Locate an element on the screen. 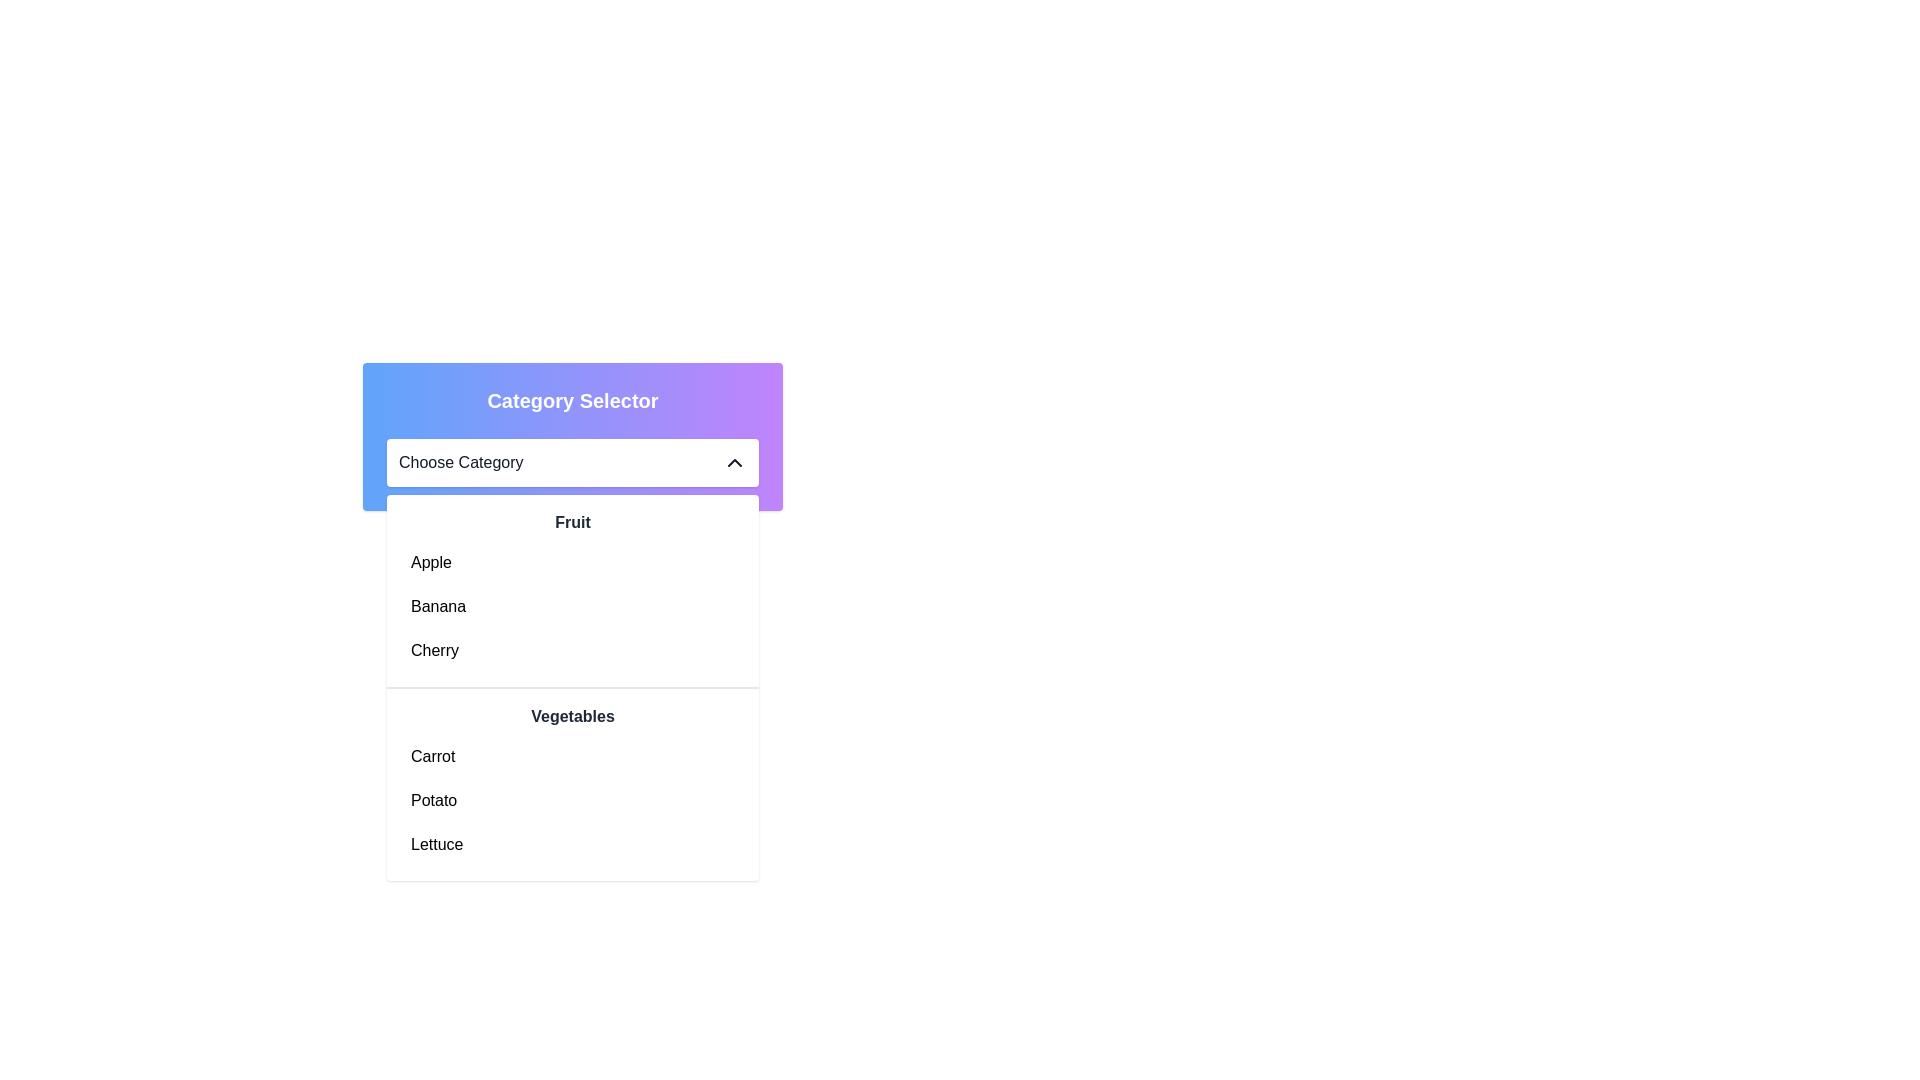  the 'Choose Category' text label in the dropdown menu header, which is styled with a standard sans-serif font and is dark in color is located at coordinates (460, 462).